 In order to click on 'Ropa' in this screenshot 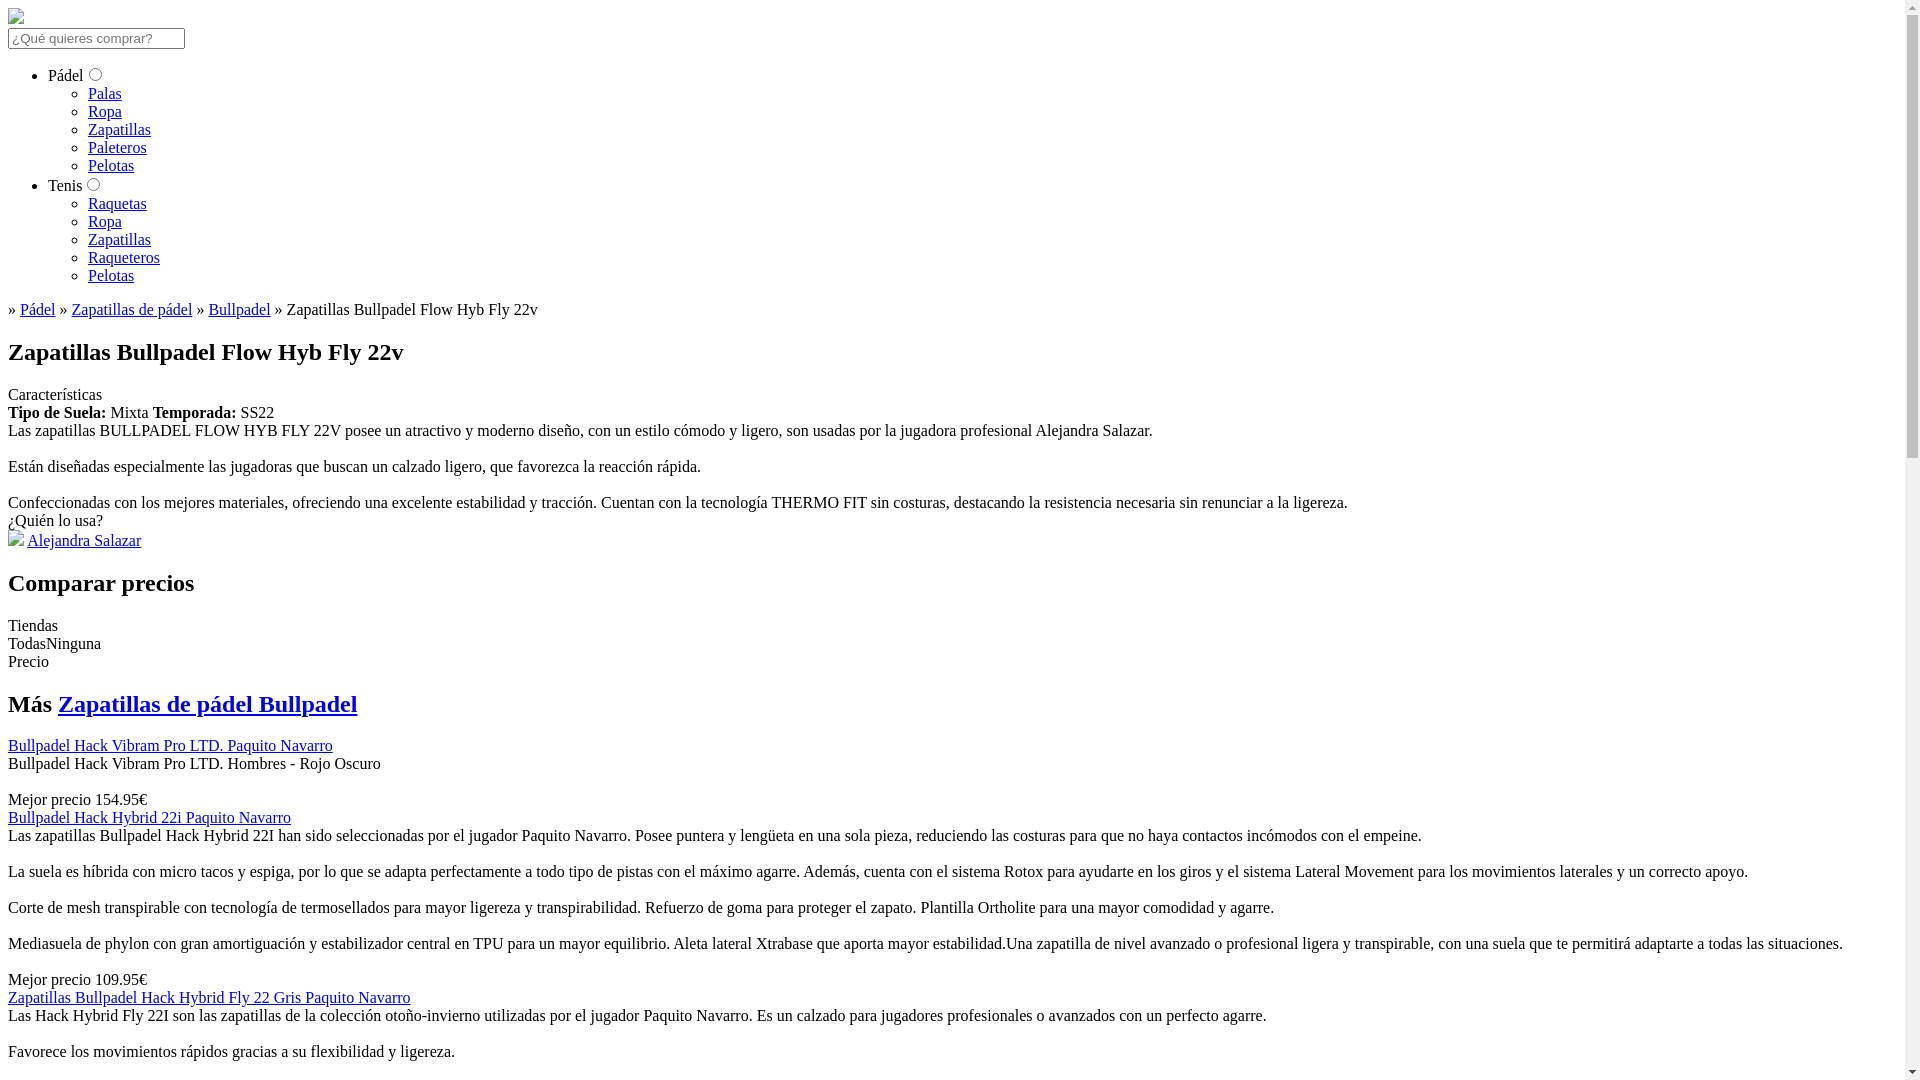, I will do `click(104, 221)`.